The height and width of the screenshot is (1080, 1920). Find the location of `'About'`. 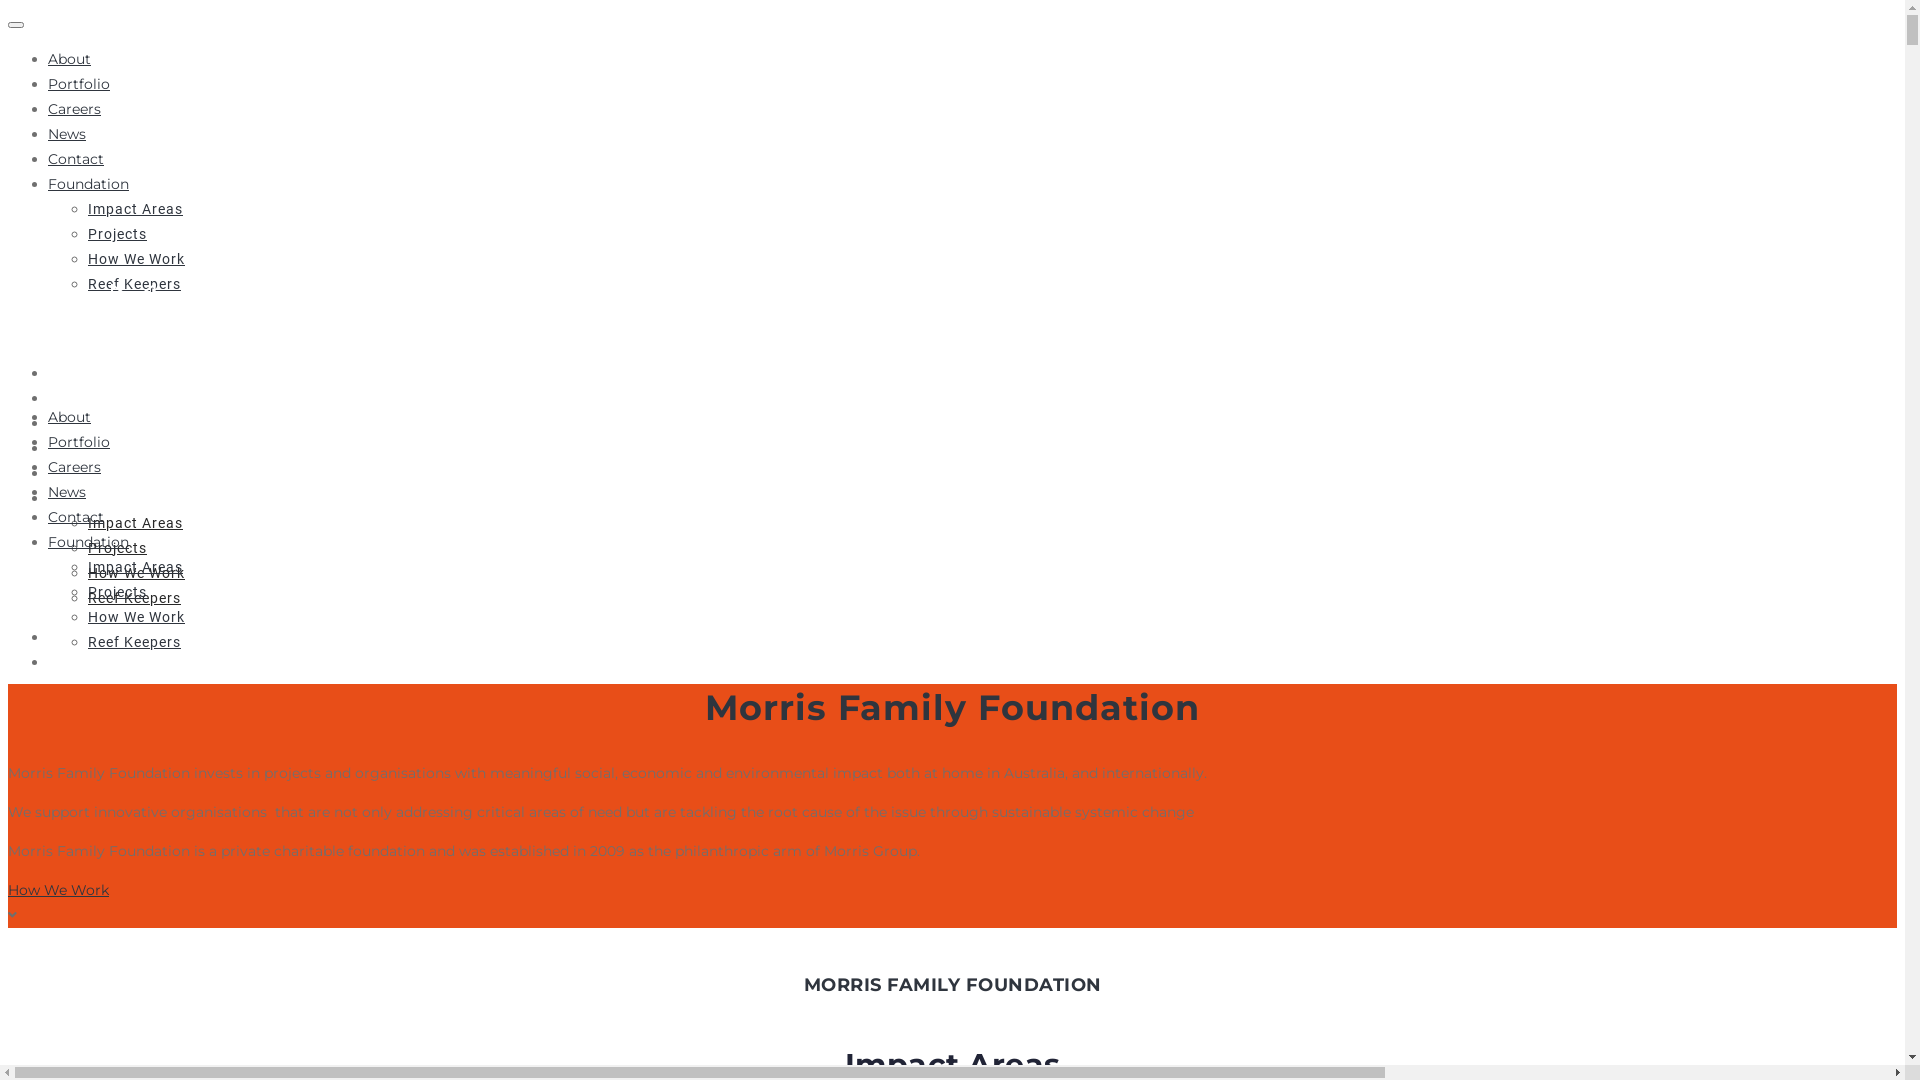

'About' is located at coordinates (72, 373).